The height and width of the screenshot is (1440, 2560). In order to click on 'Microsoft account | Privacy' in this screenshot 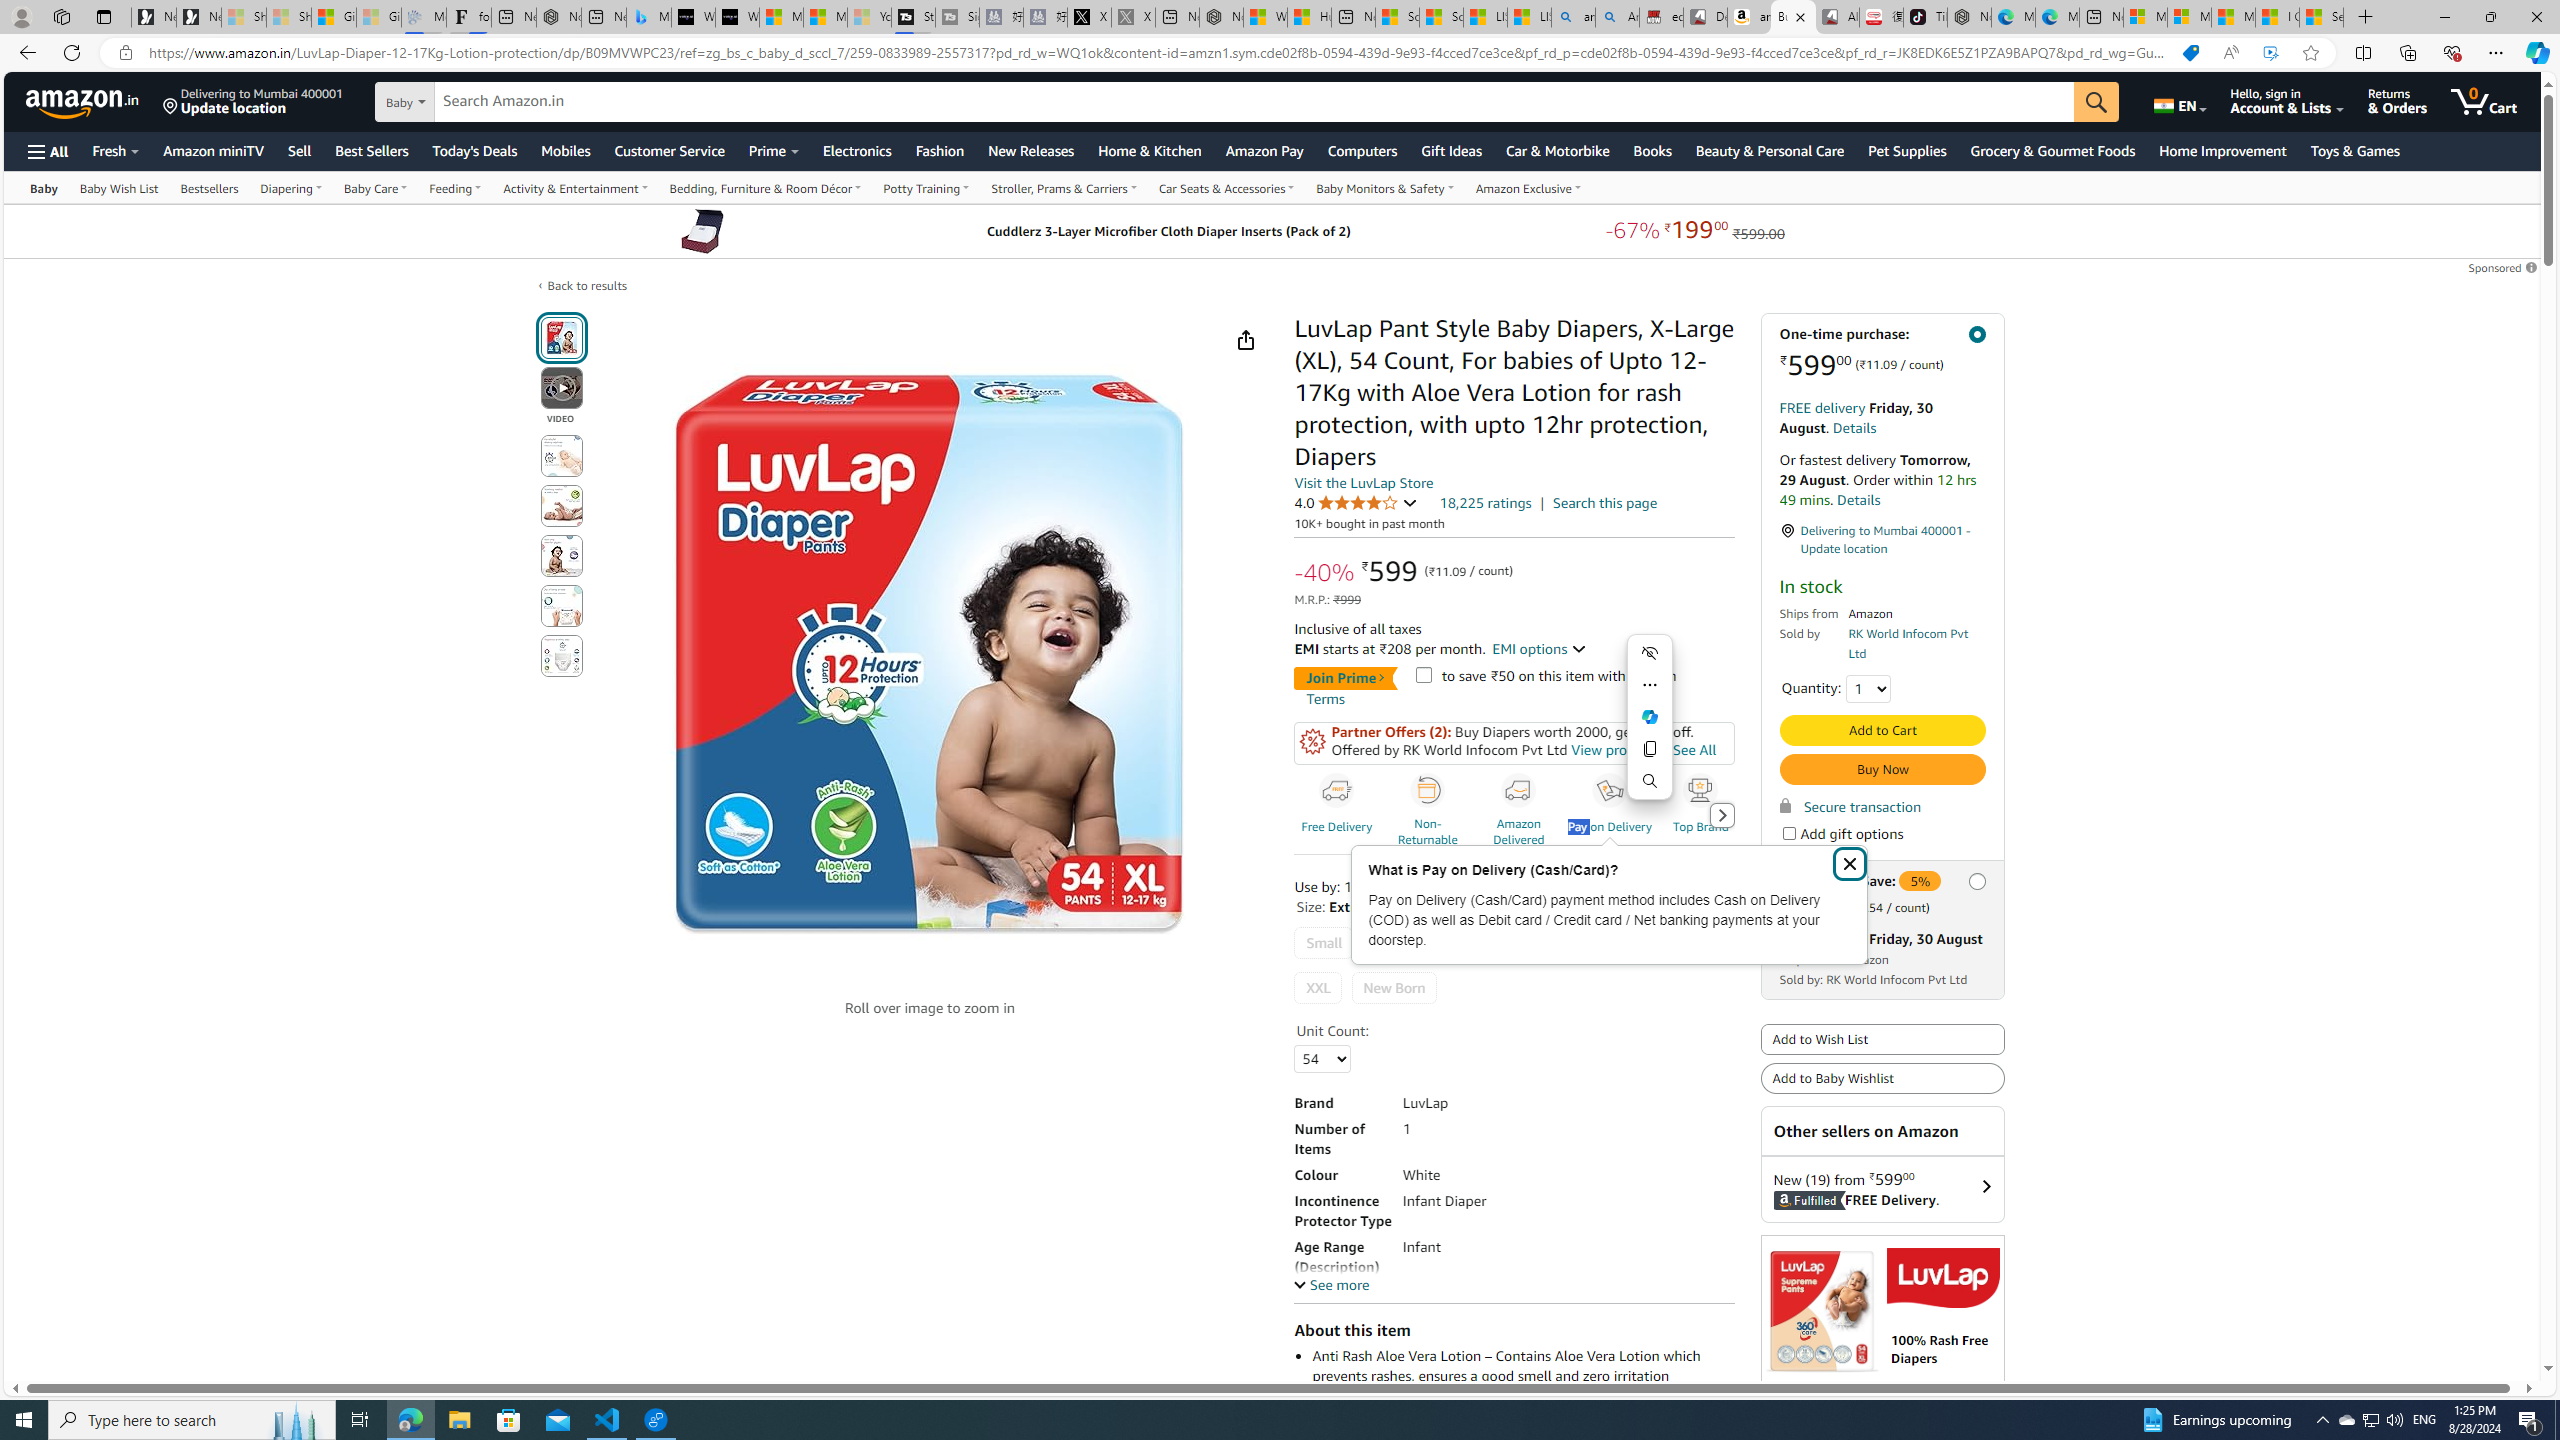, I will do `click(2188, 16)`.